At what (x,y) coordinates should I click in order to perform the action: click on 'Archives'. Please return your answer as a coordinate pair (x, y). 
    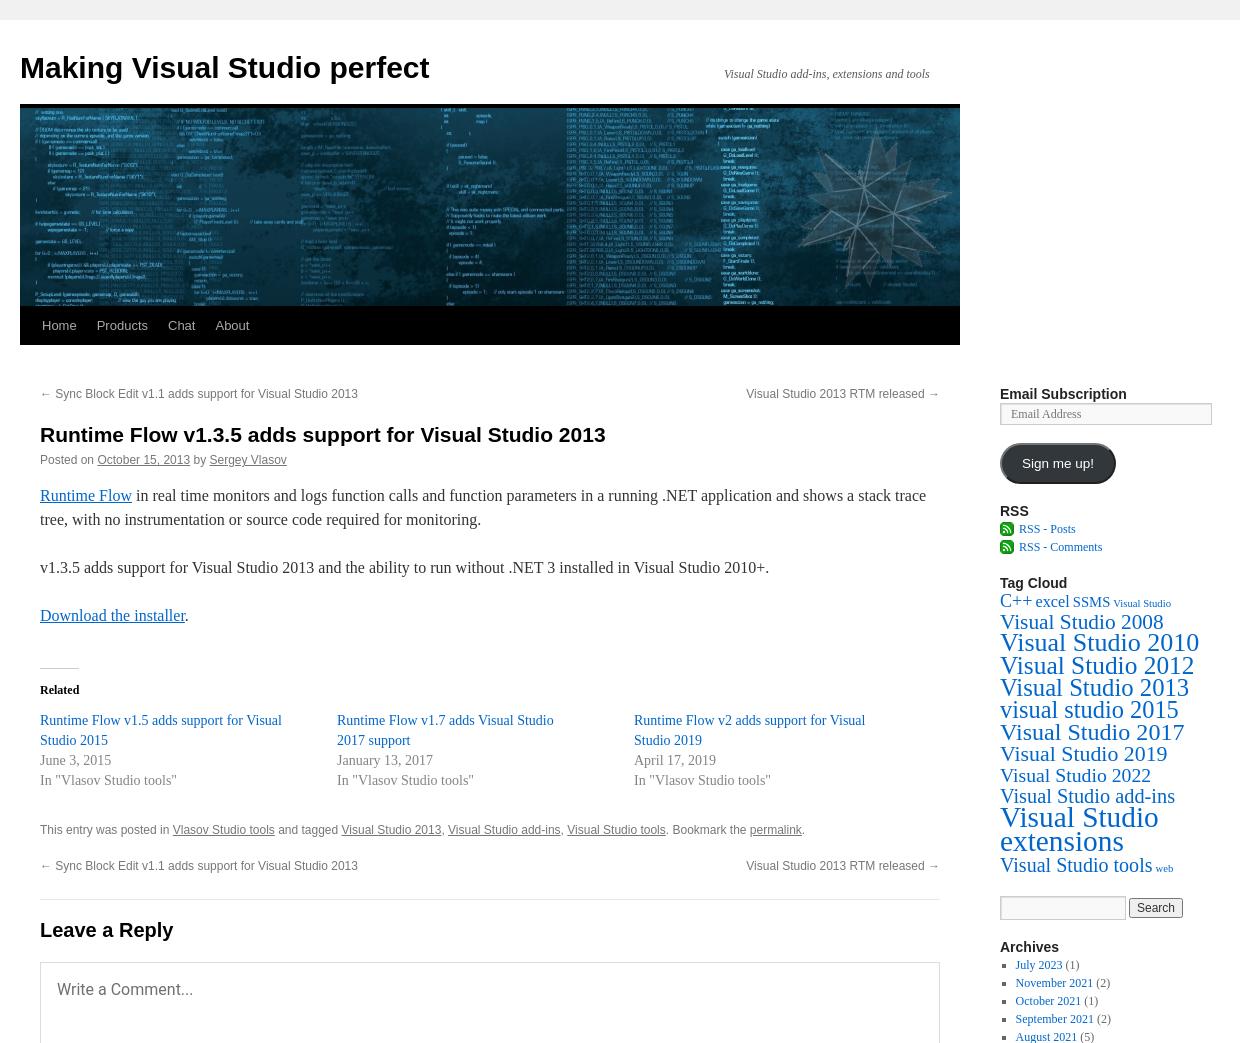
    Looking at the image, I should click on (1029, 946).